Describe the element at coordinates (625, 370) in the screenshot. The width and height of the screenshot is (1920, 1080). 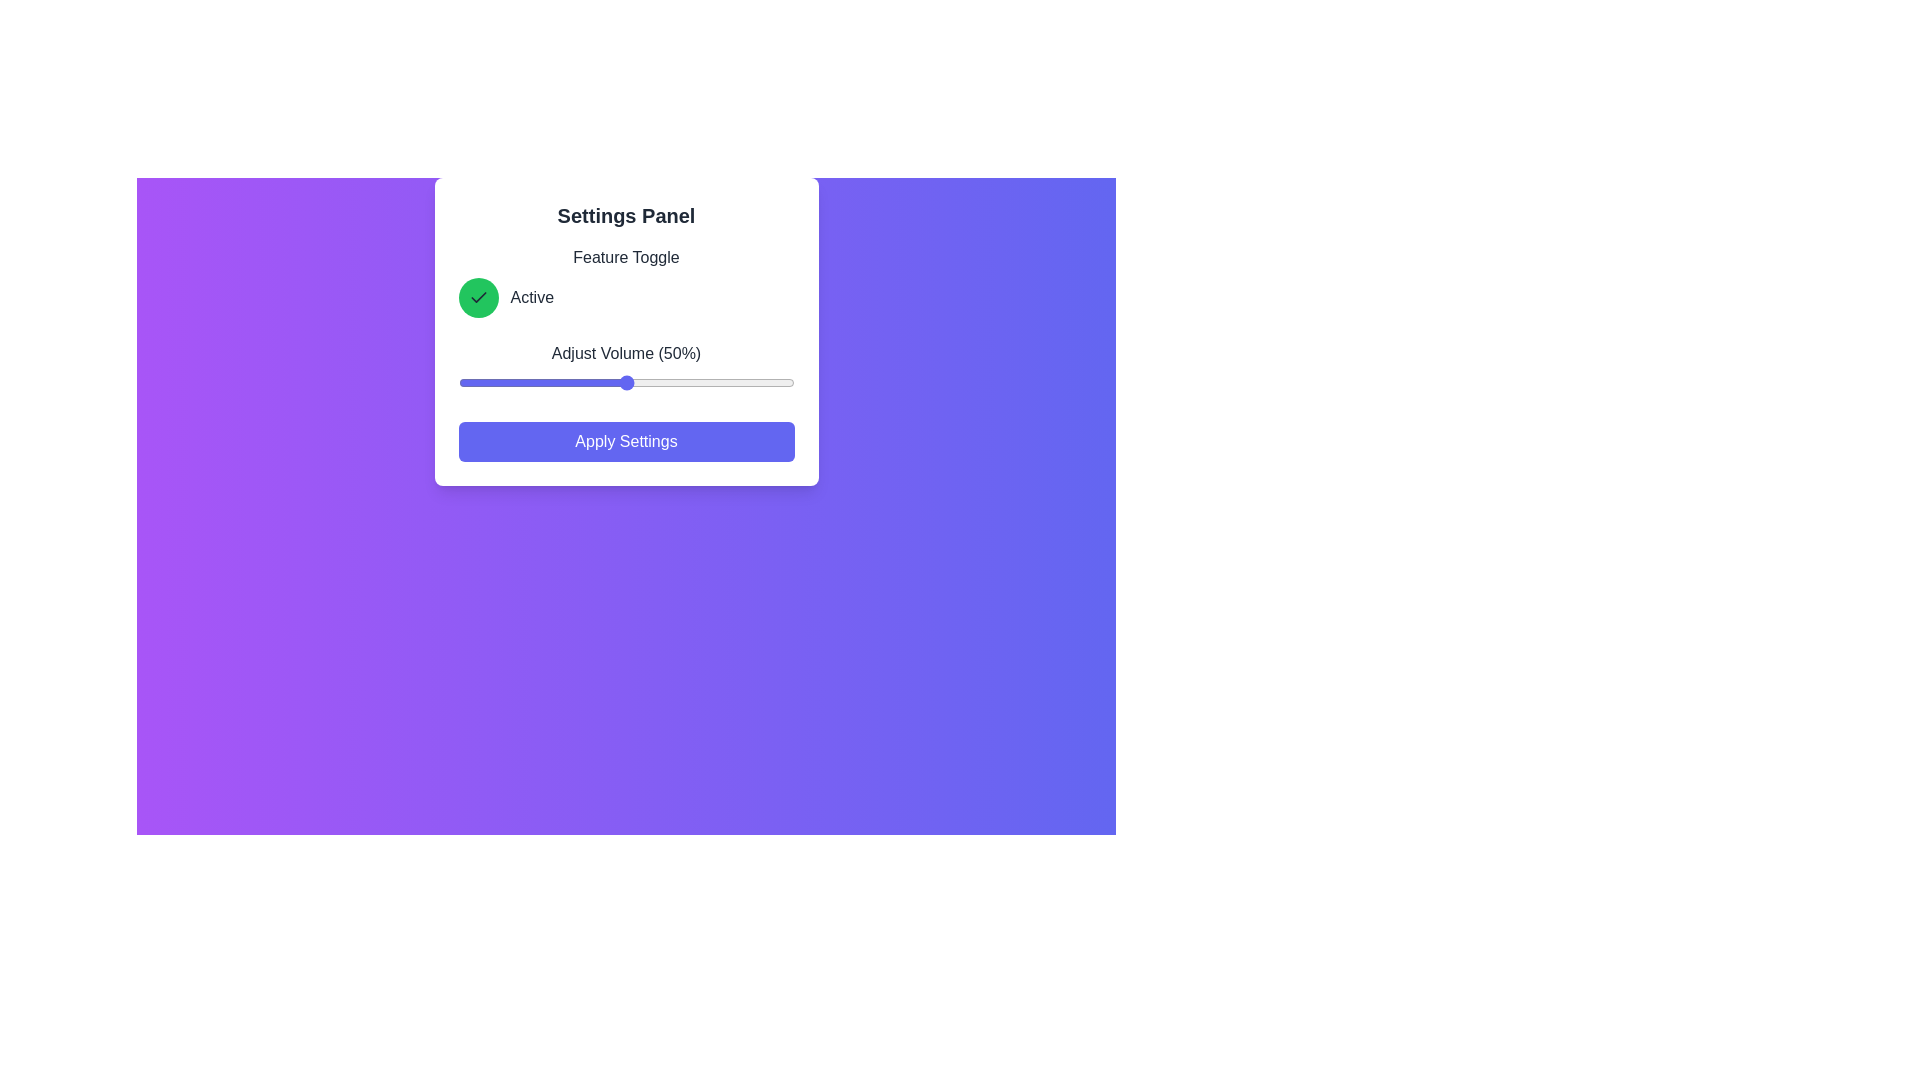
I see `the Range Slider labeled 'Adjust Volume (50%)' located in the 'Settings Panel'` at that location.